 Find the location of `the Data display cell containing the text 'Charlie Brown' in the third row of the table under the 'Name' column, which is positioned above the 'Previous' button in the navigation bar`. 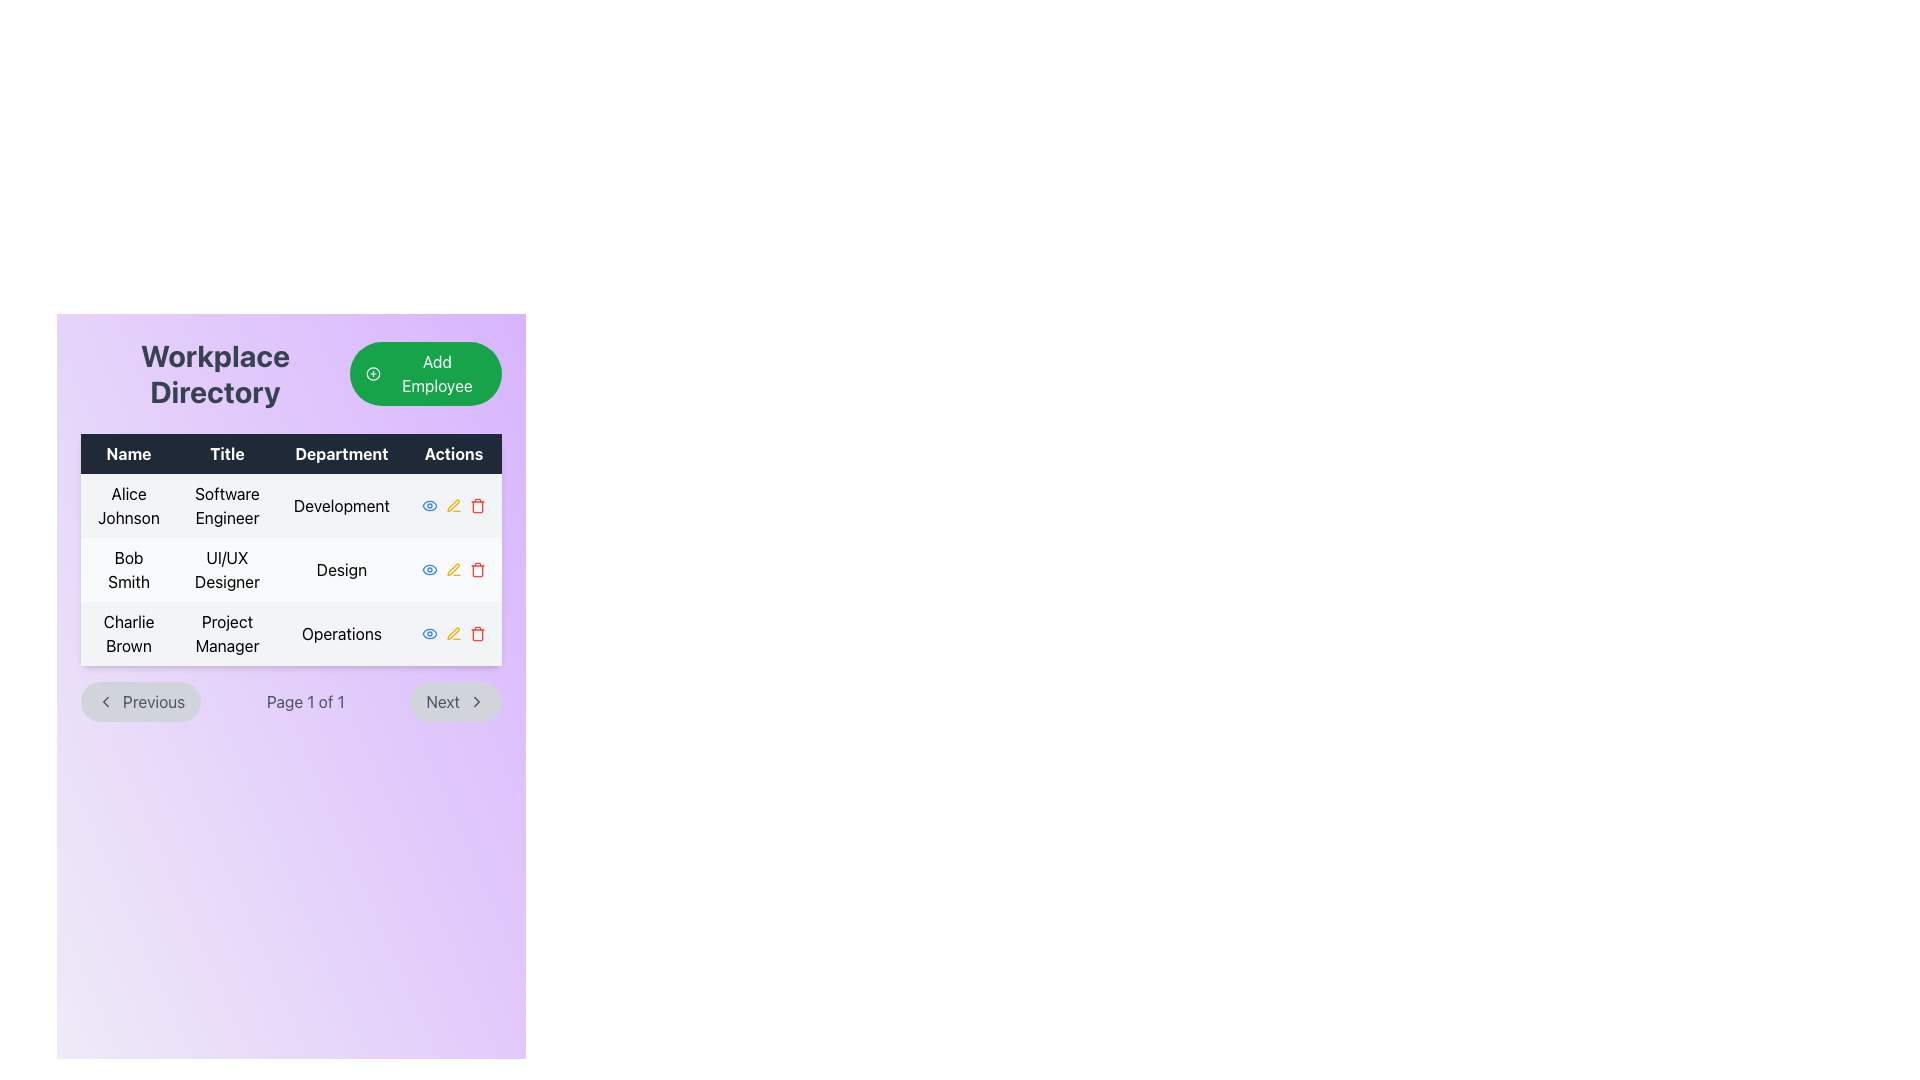

the Data display cell containing the text 'Charlie Brown' in the third row of the table under the 'Name' column, which is positioned above the 'Previous' button in the navigation bar is located at coordinates (128, 633).